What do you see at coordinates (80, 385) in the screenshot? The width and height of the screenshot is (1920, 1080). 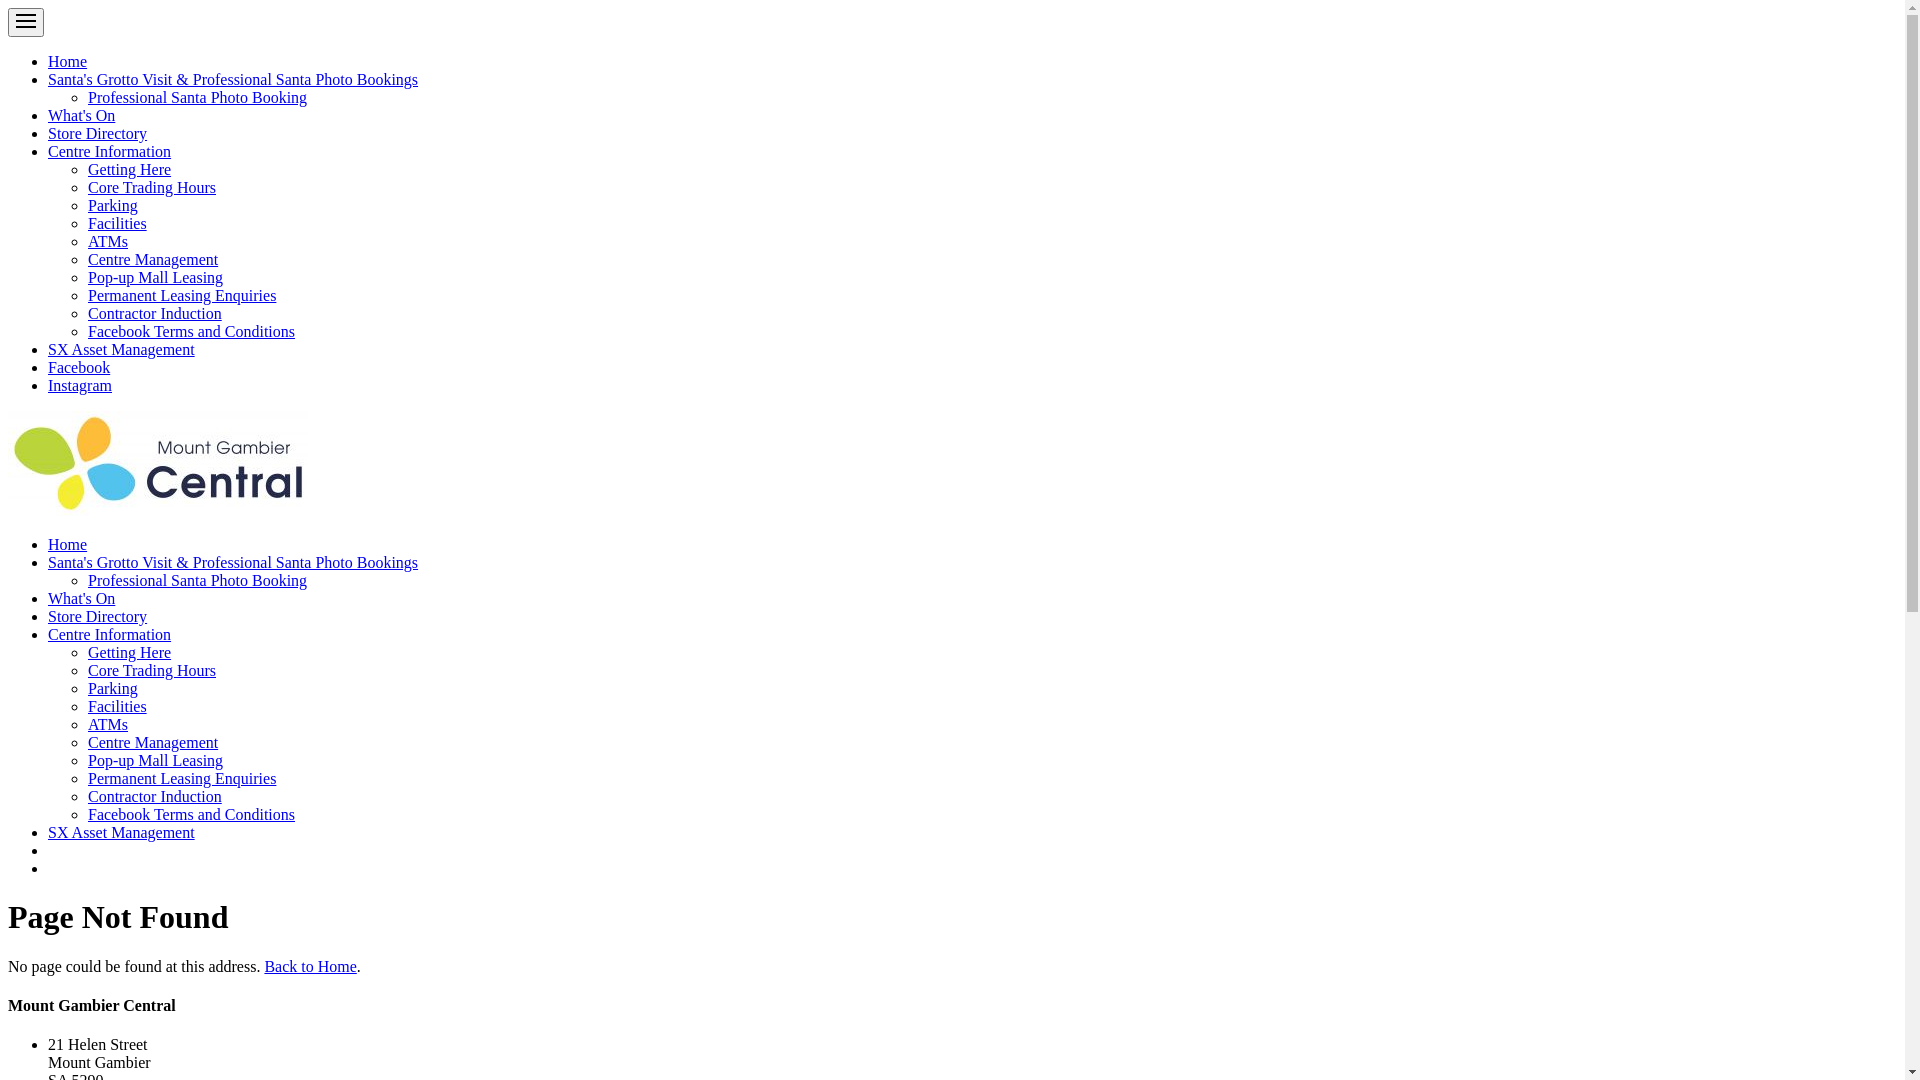 I see `'Instagram'` at bounding box center [80, 385].